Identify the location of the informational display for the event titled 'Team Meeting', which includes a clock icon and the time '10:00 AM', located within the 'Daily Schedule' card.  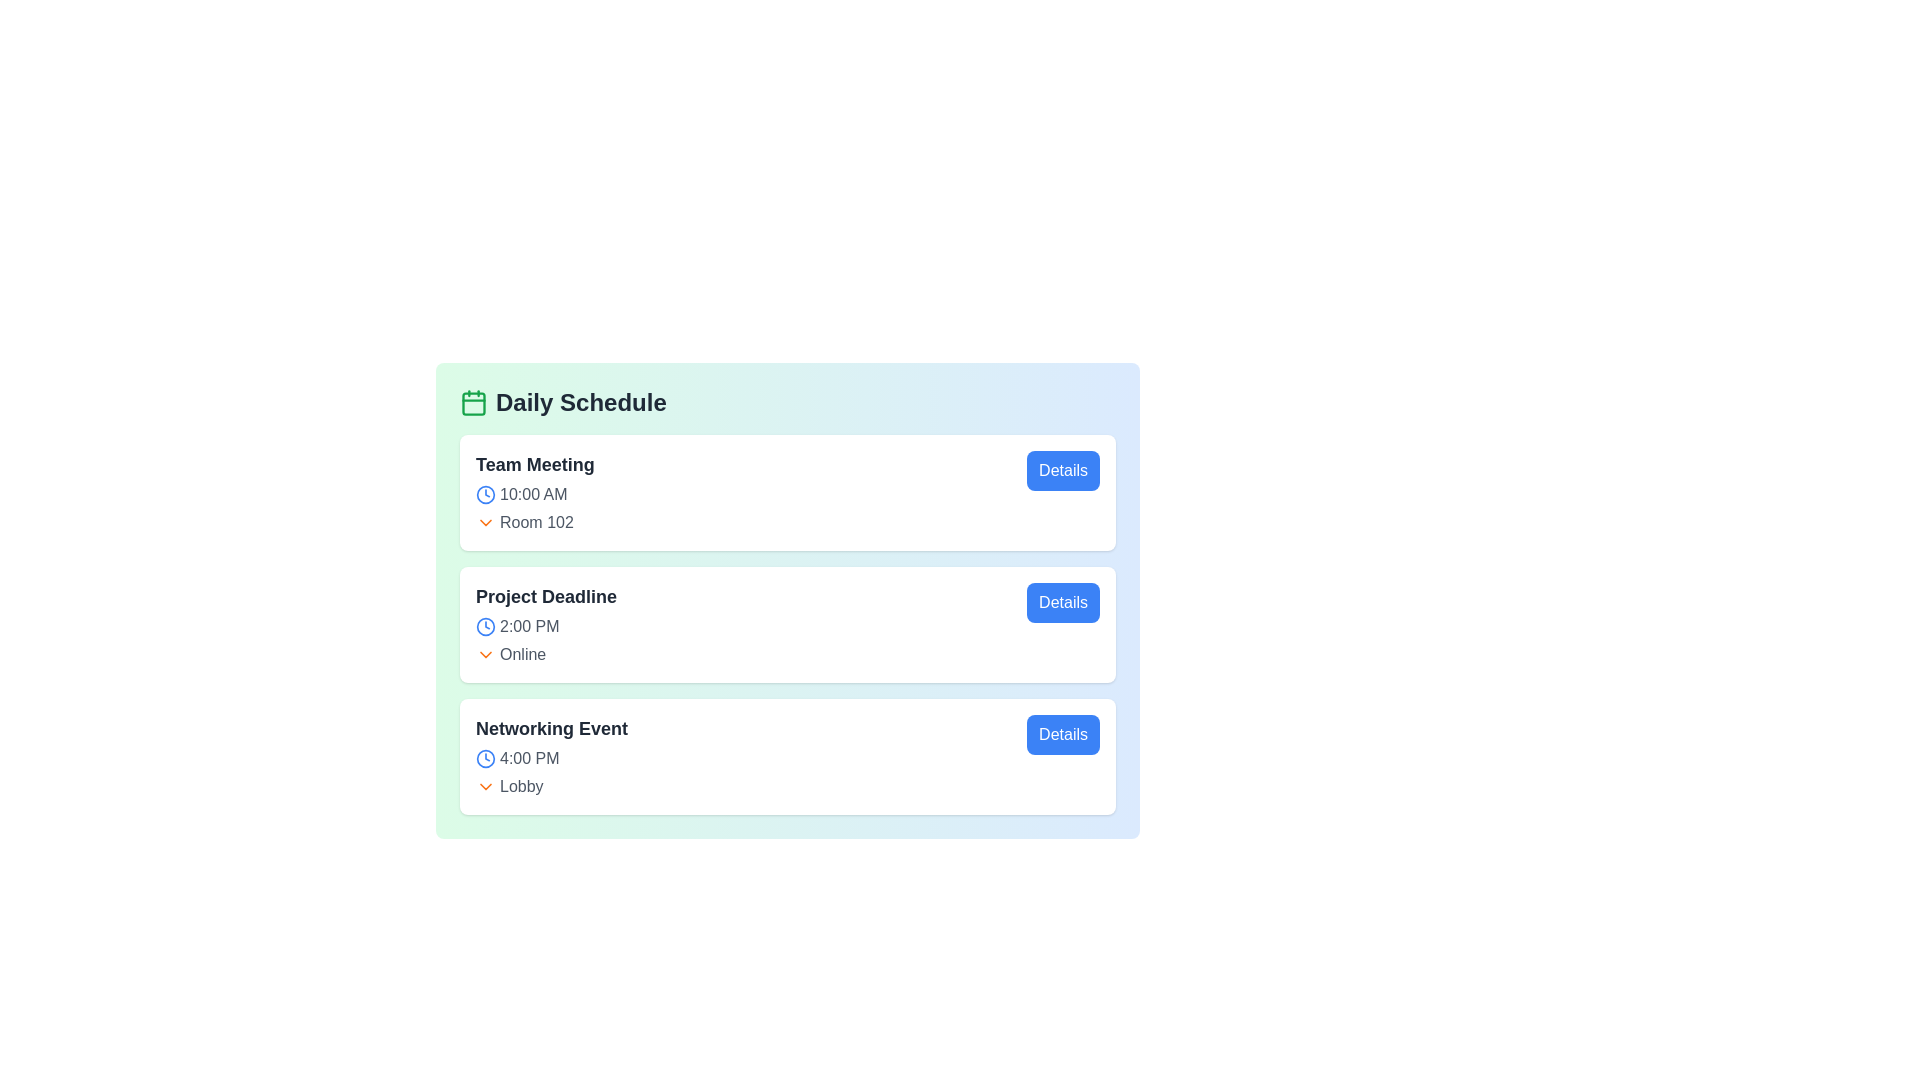
(535, 493).